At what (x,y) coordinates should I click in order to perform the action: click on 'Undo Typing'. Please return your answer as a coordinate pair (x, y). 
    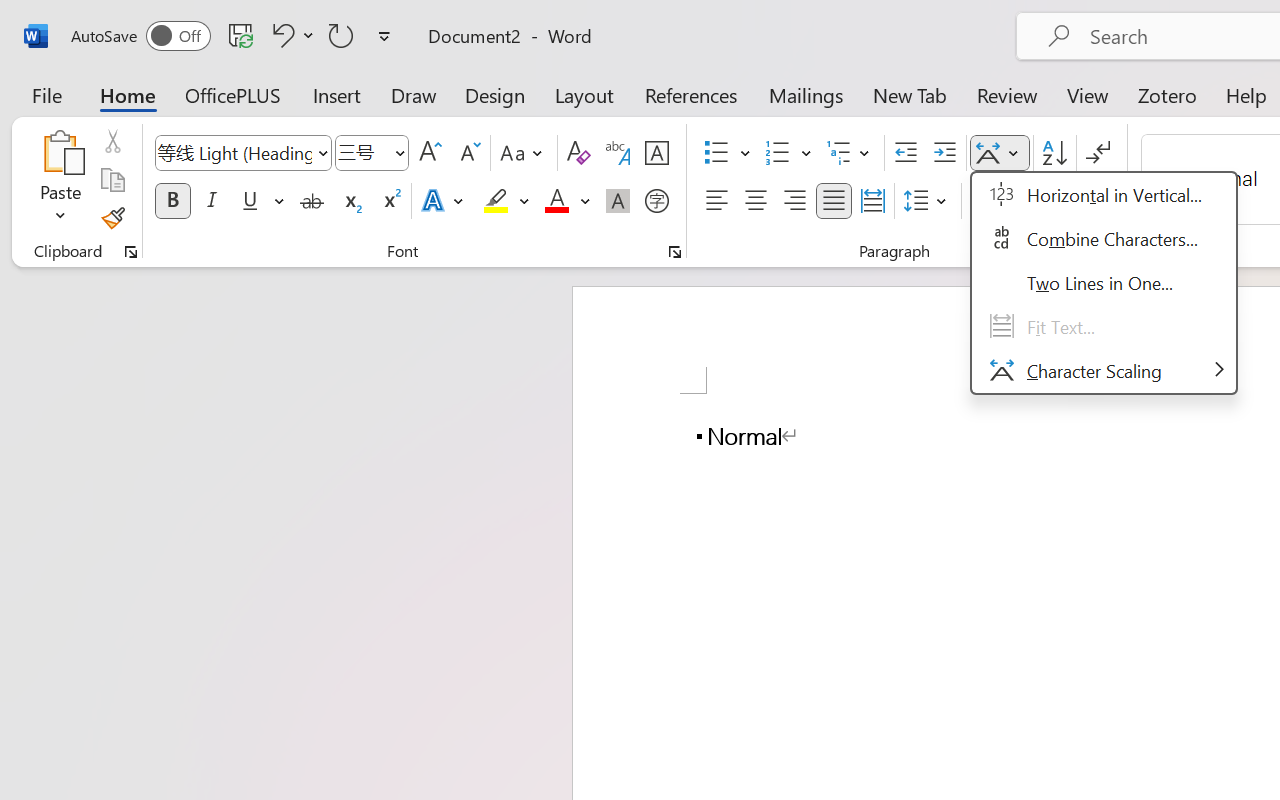
    Looking at the image, I should click on (289, 34).